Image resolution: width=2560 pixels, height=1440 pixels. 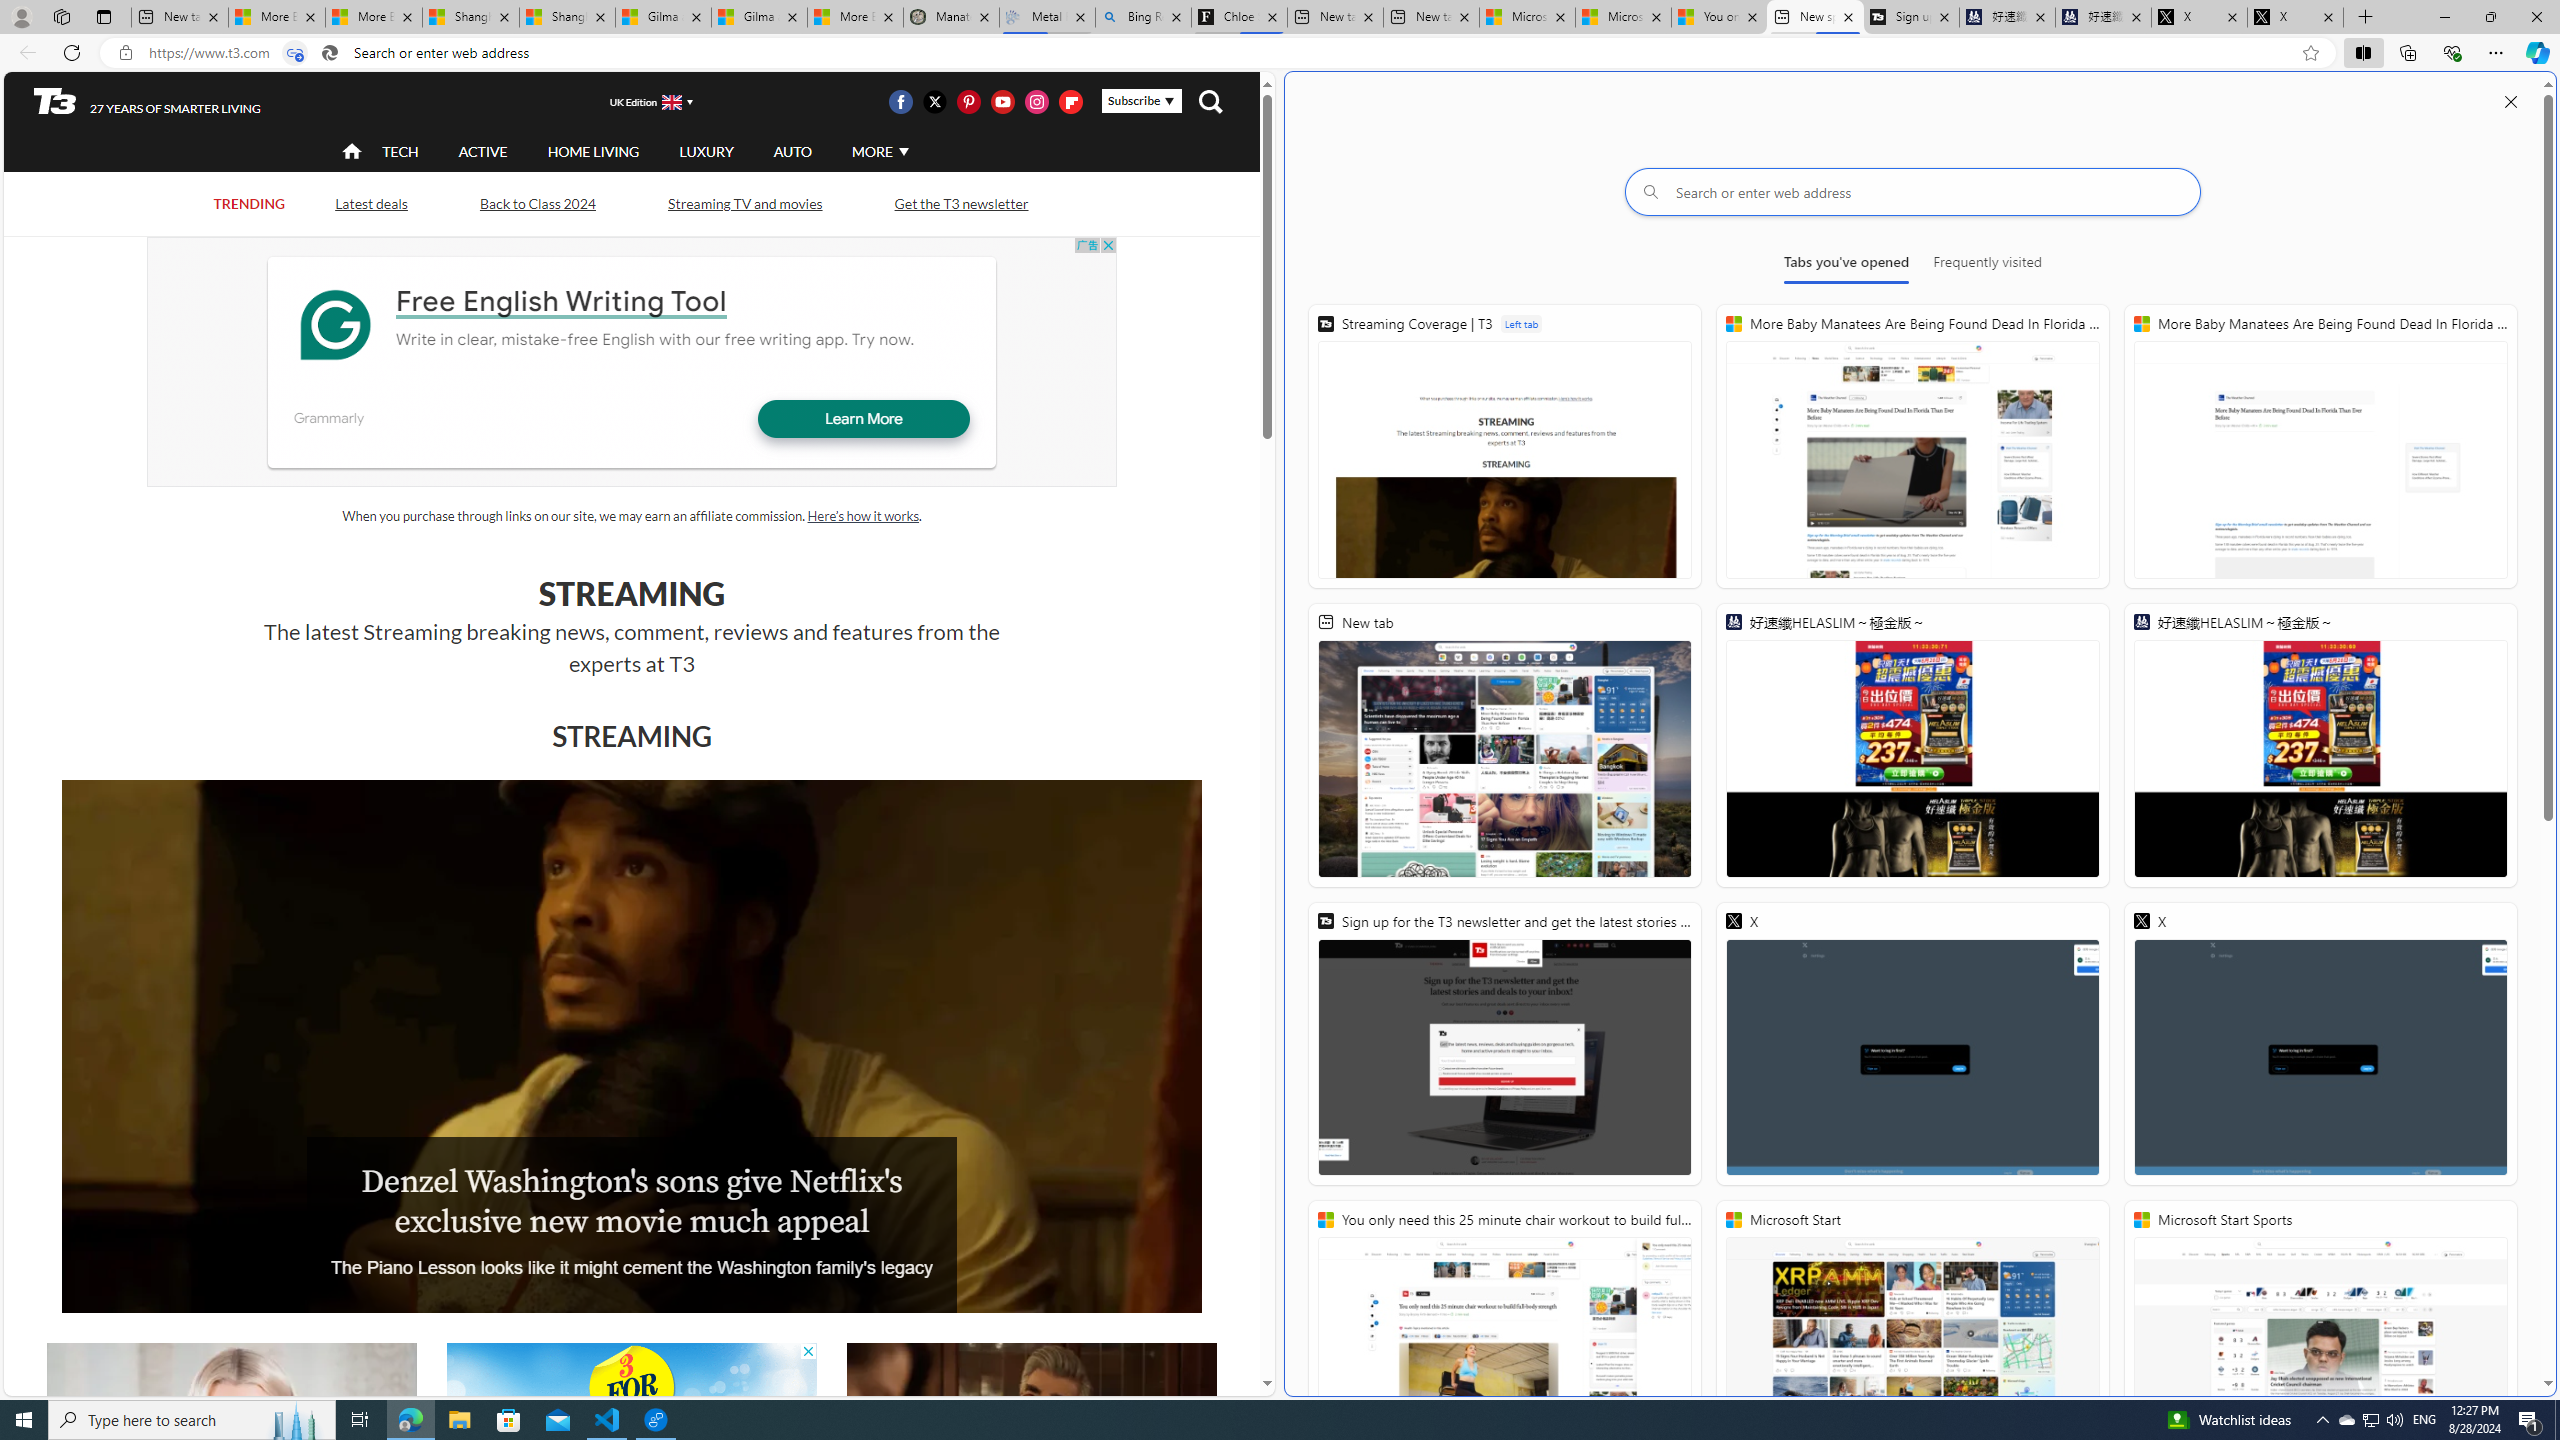 I want to click on 'AUTO', so click(x=791, y=150).